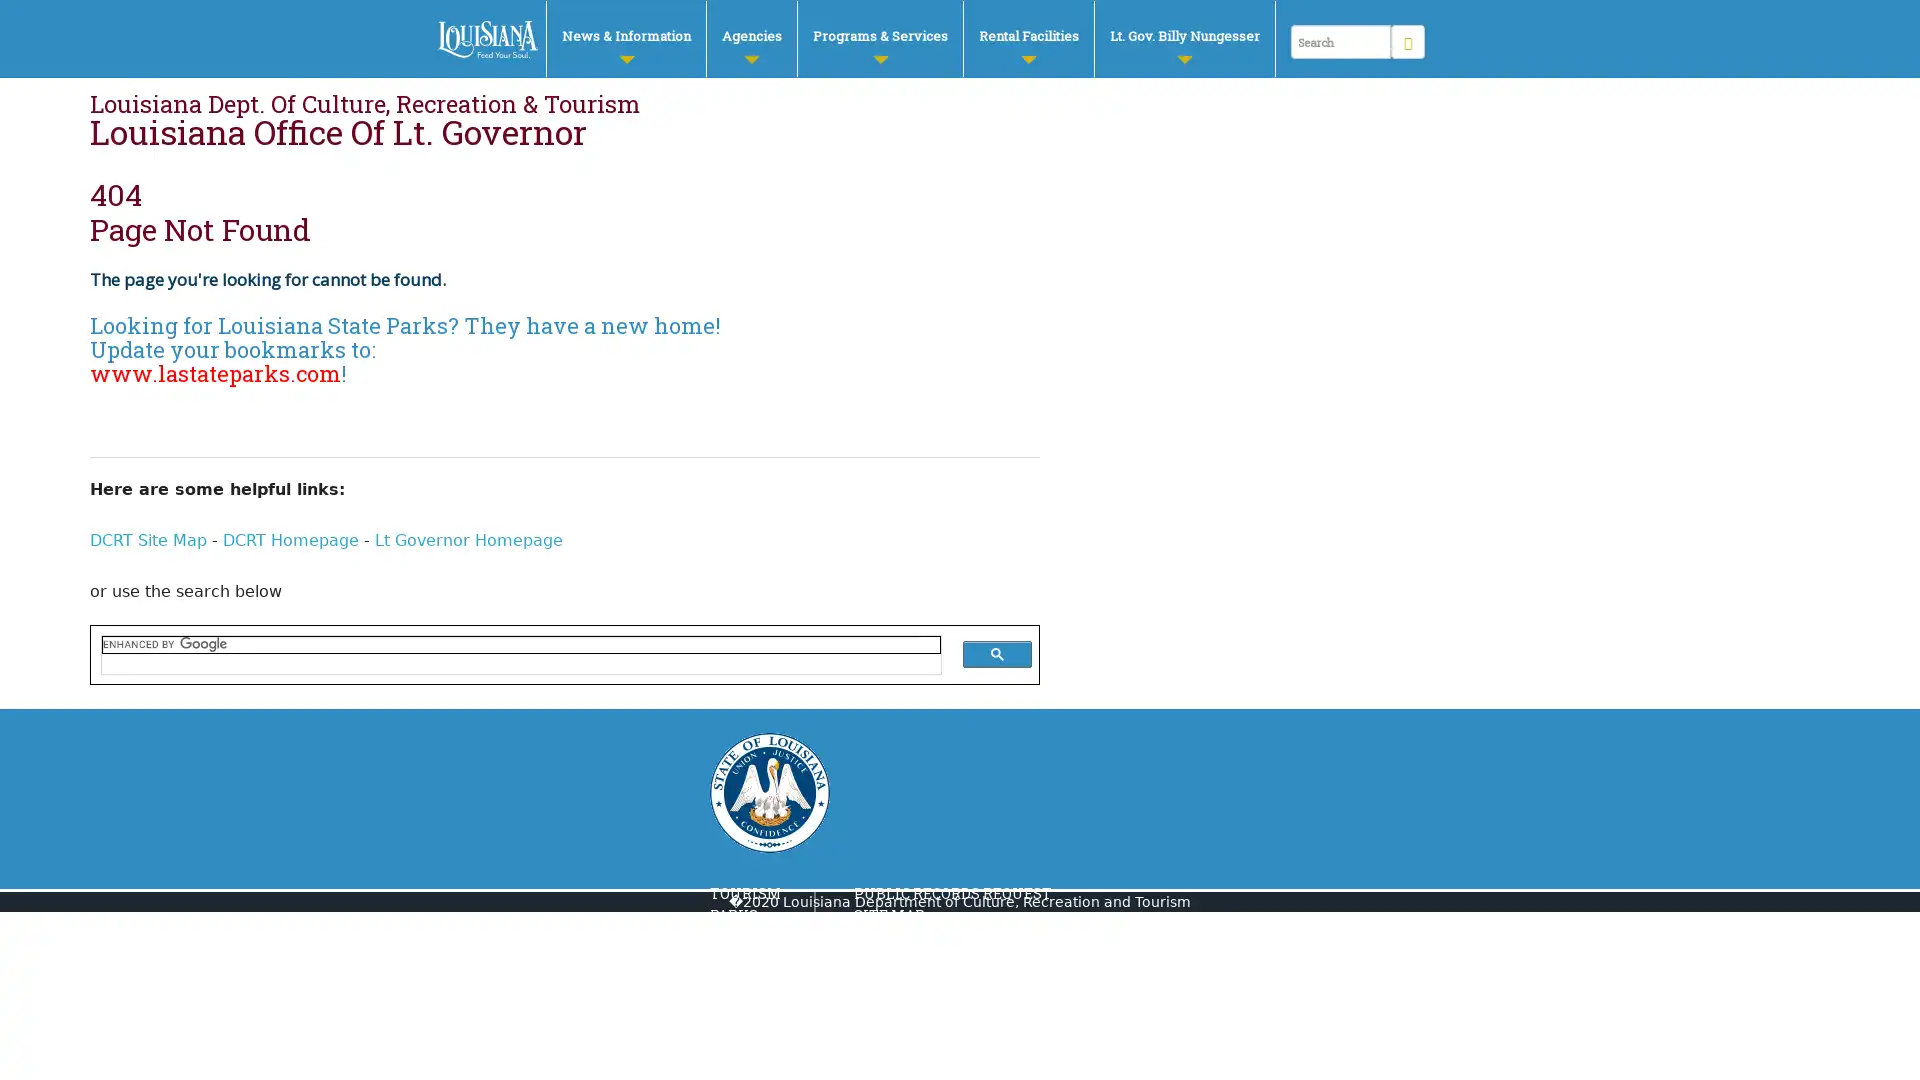 This screenshot has height=1080, width=1920. Describe the element at coordinates (750, 38) in the screenshot. I see `Agencies` at that location.